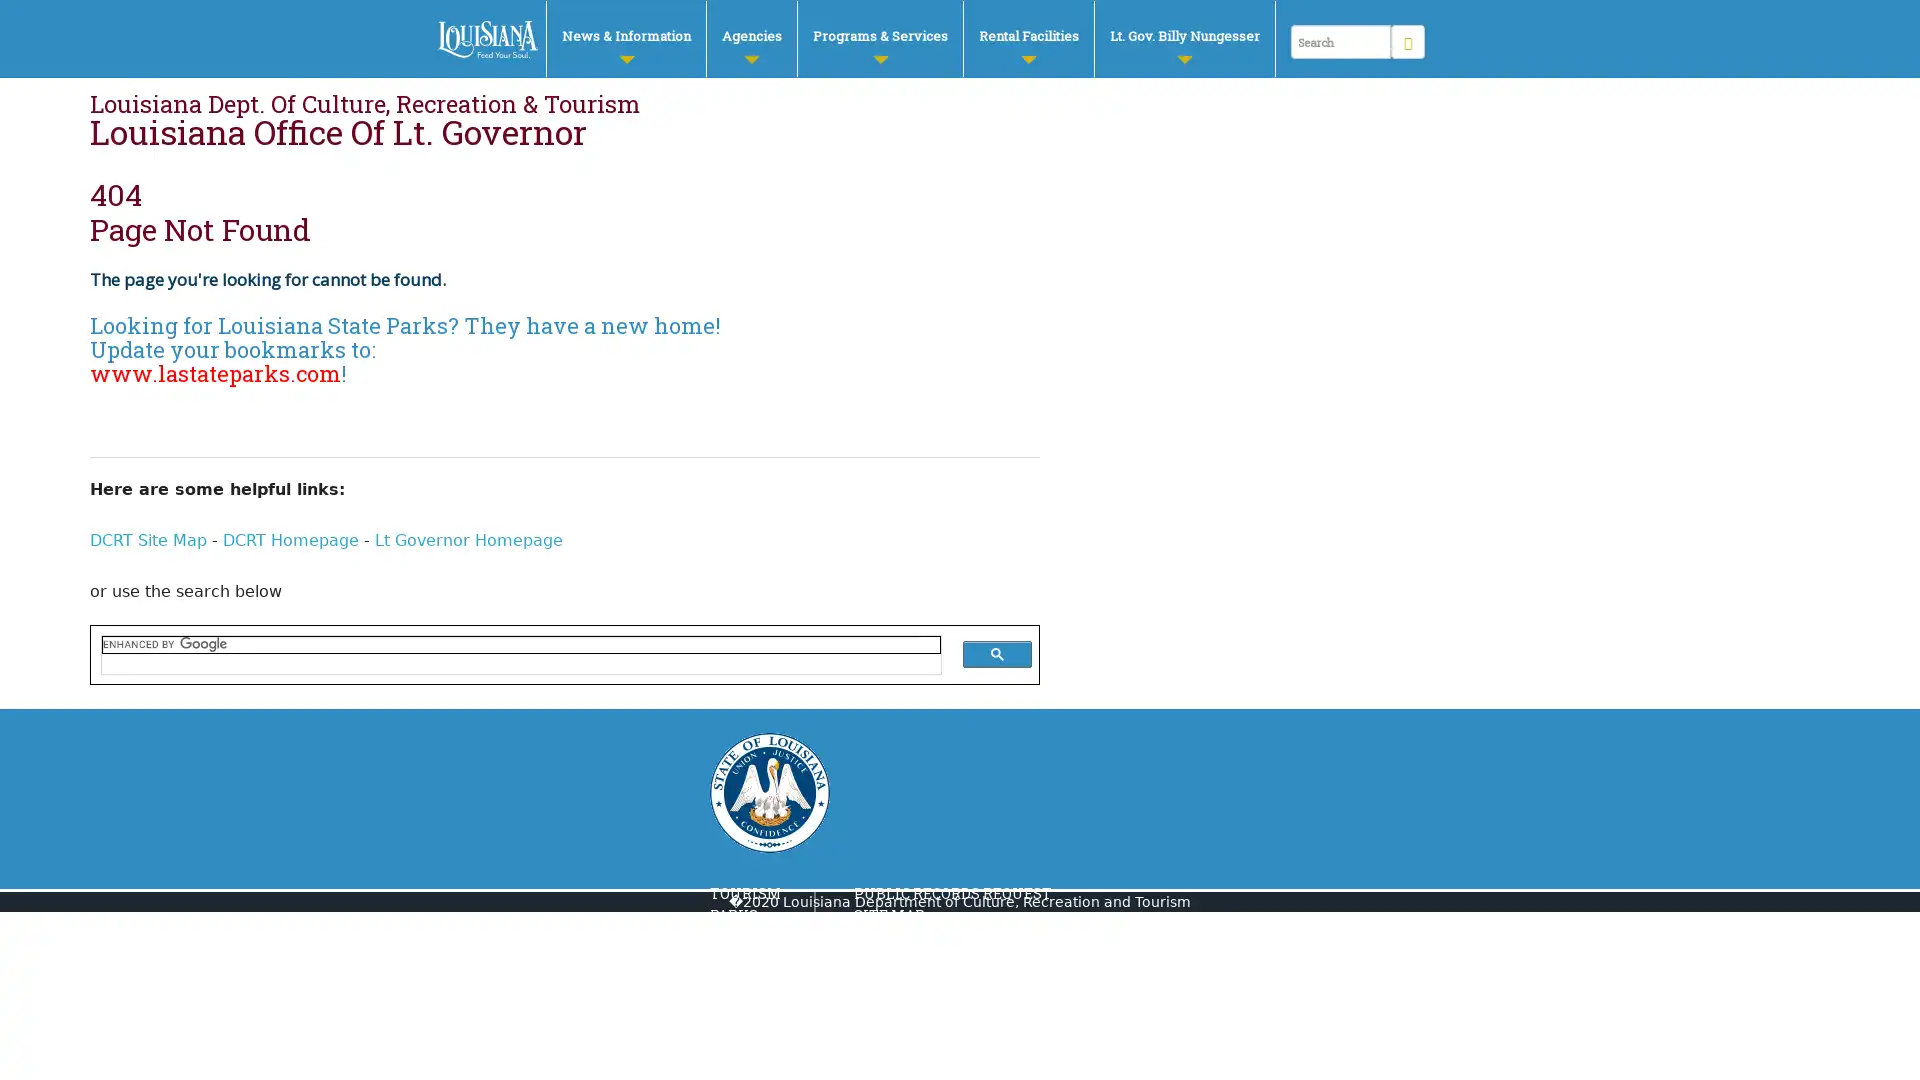 This screenshot has height=1080, width=1920. Describe the element at coordinates (750, 38) in the screenshot. I see `Agencies` at that location.